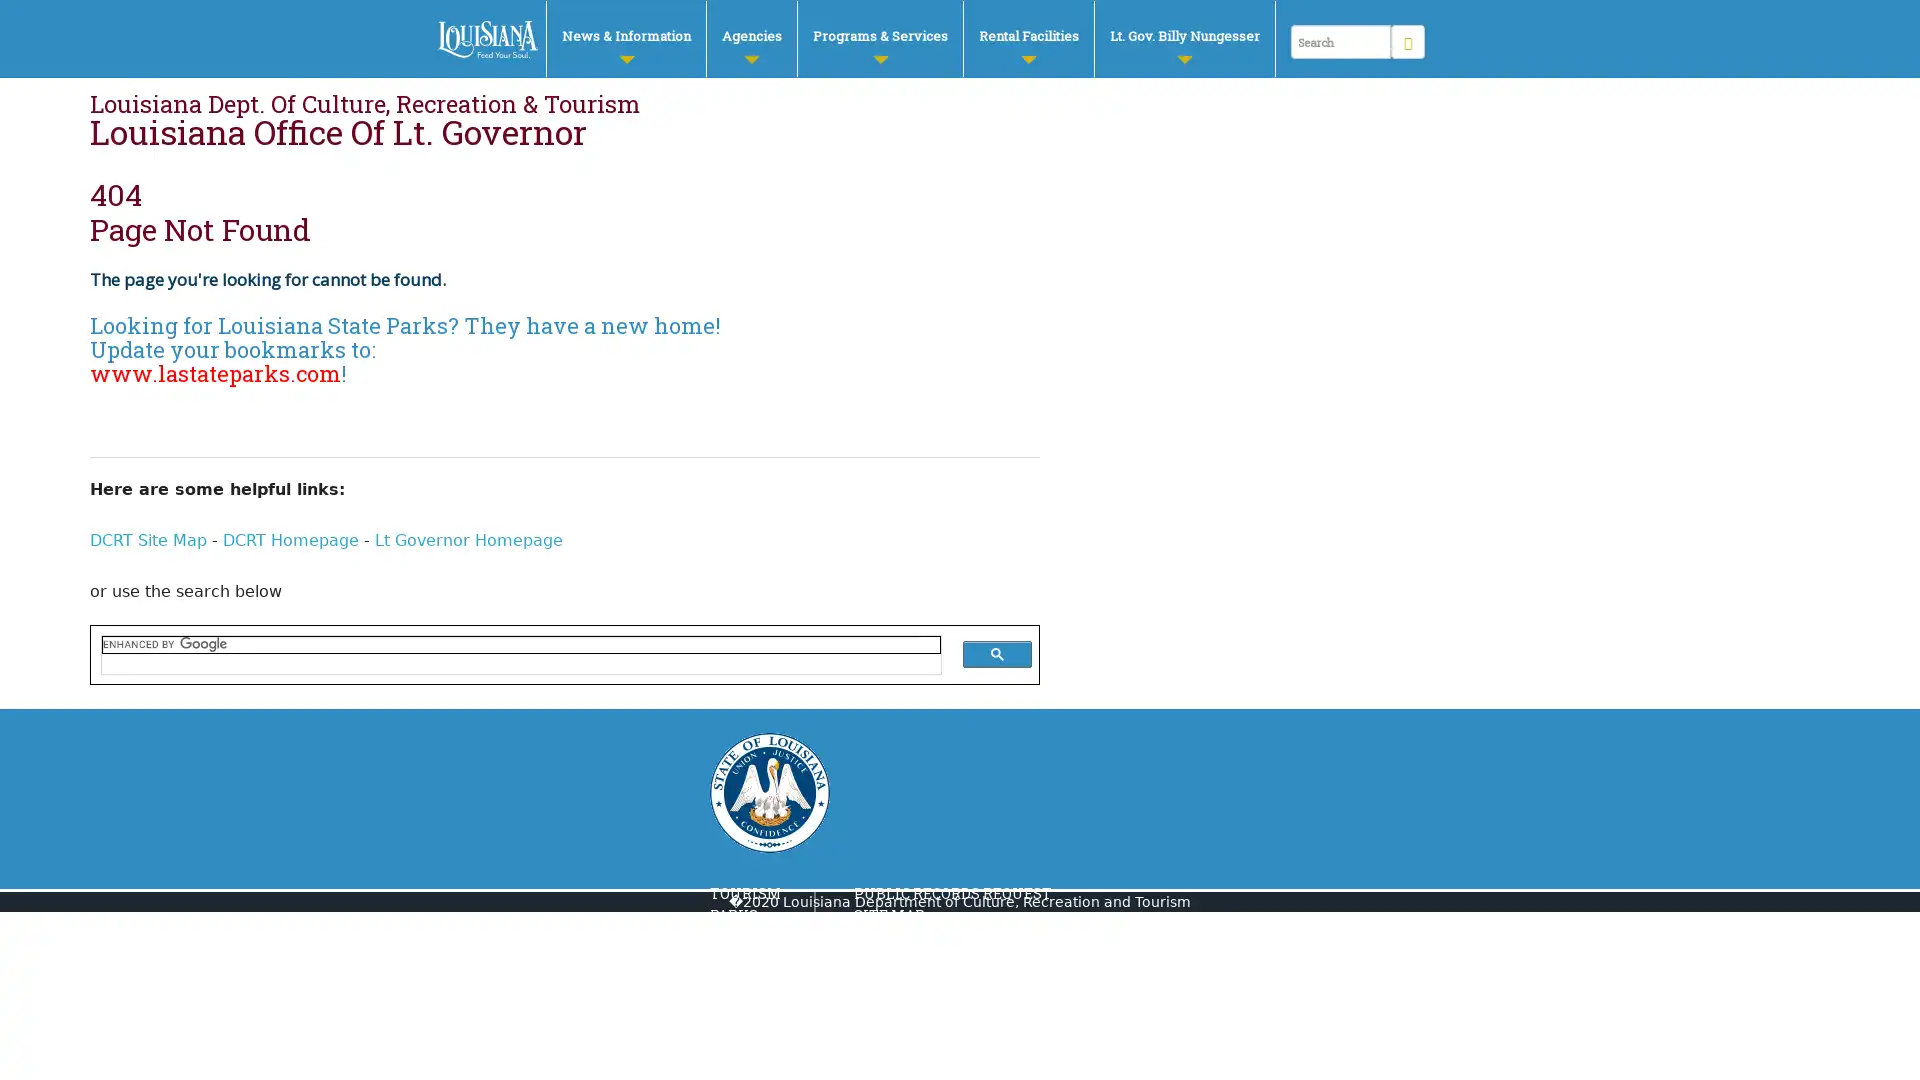 This screenshot has height=1080, width=1920. Describe the element at coordinates (750, 38) in the screenshot. I see `Agencies` at that location.